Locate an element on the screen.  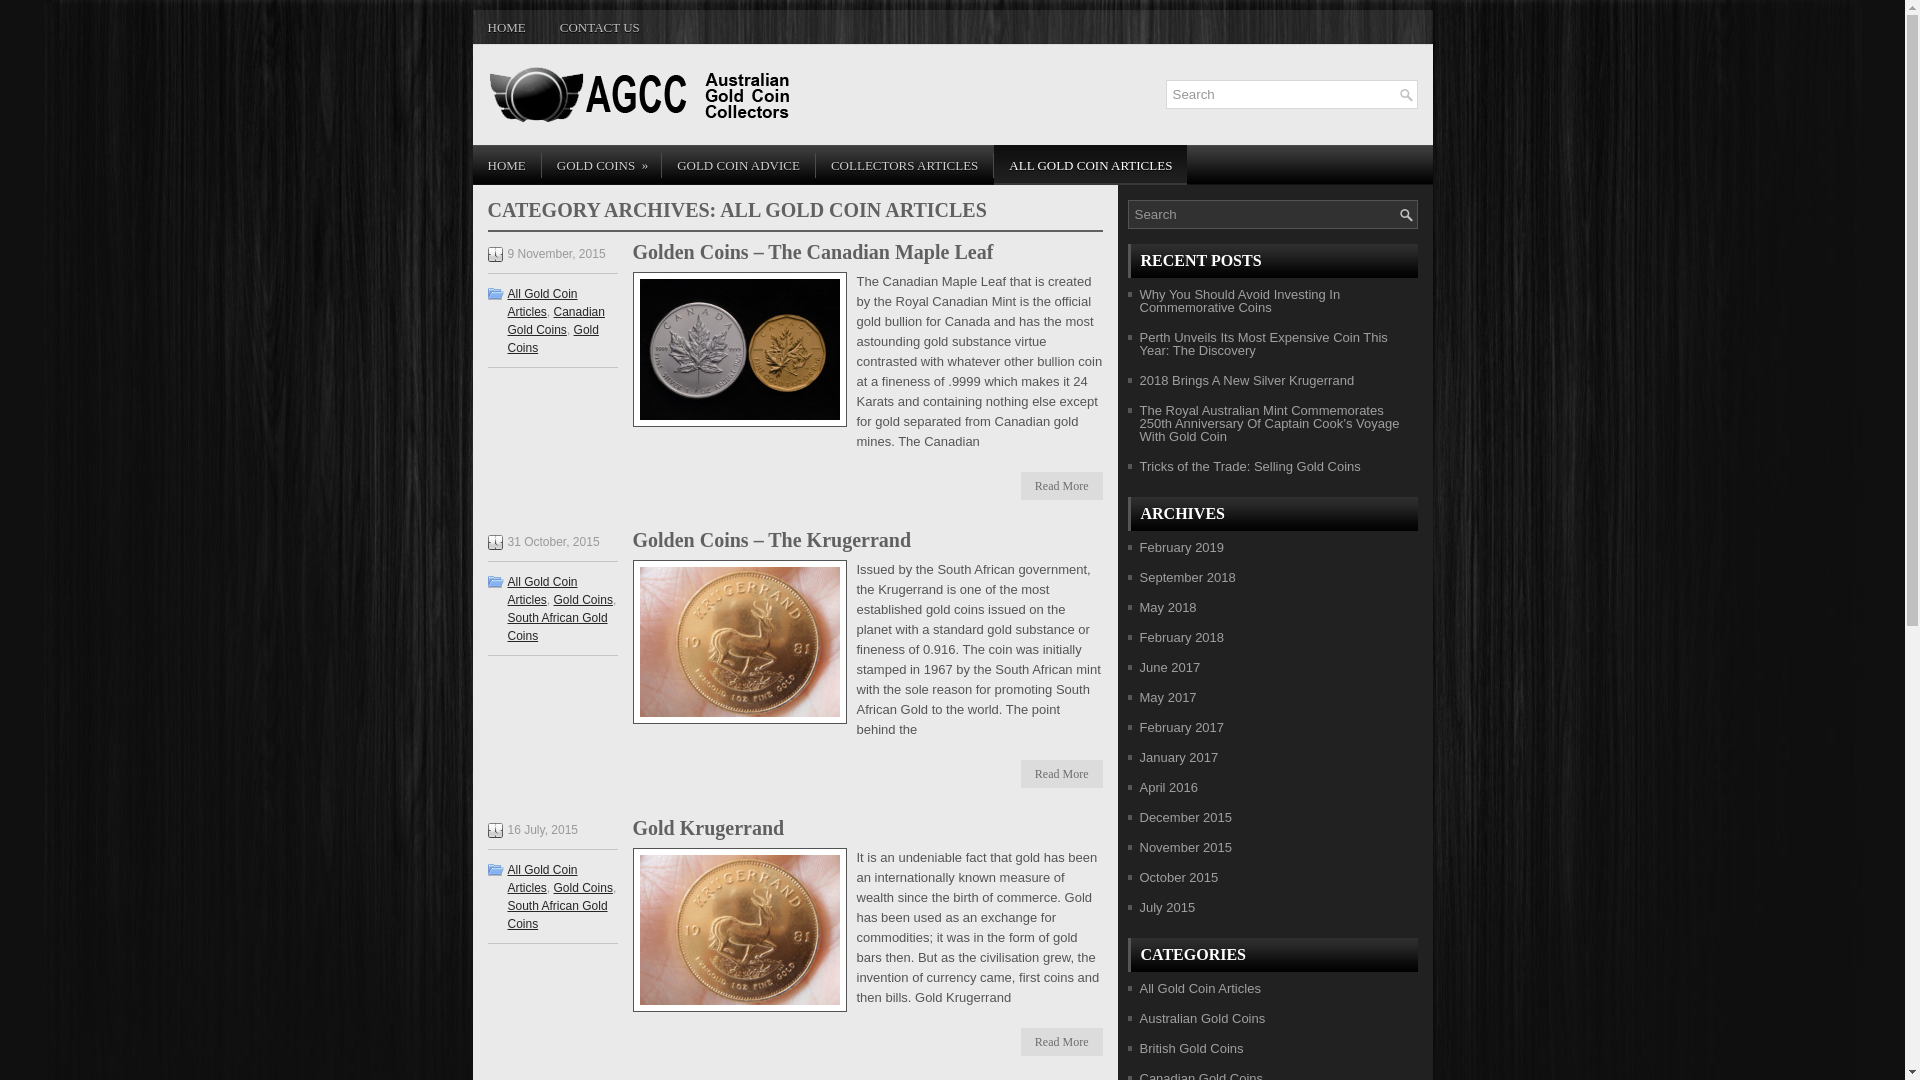
'September 2018' is located at coordinates (1140, 577).